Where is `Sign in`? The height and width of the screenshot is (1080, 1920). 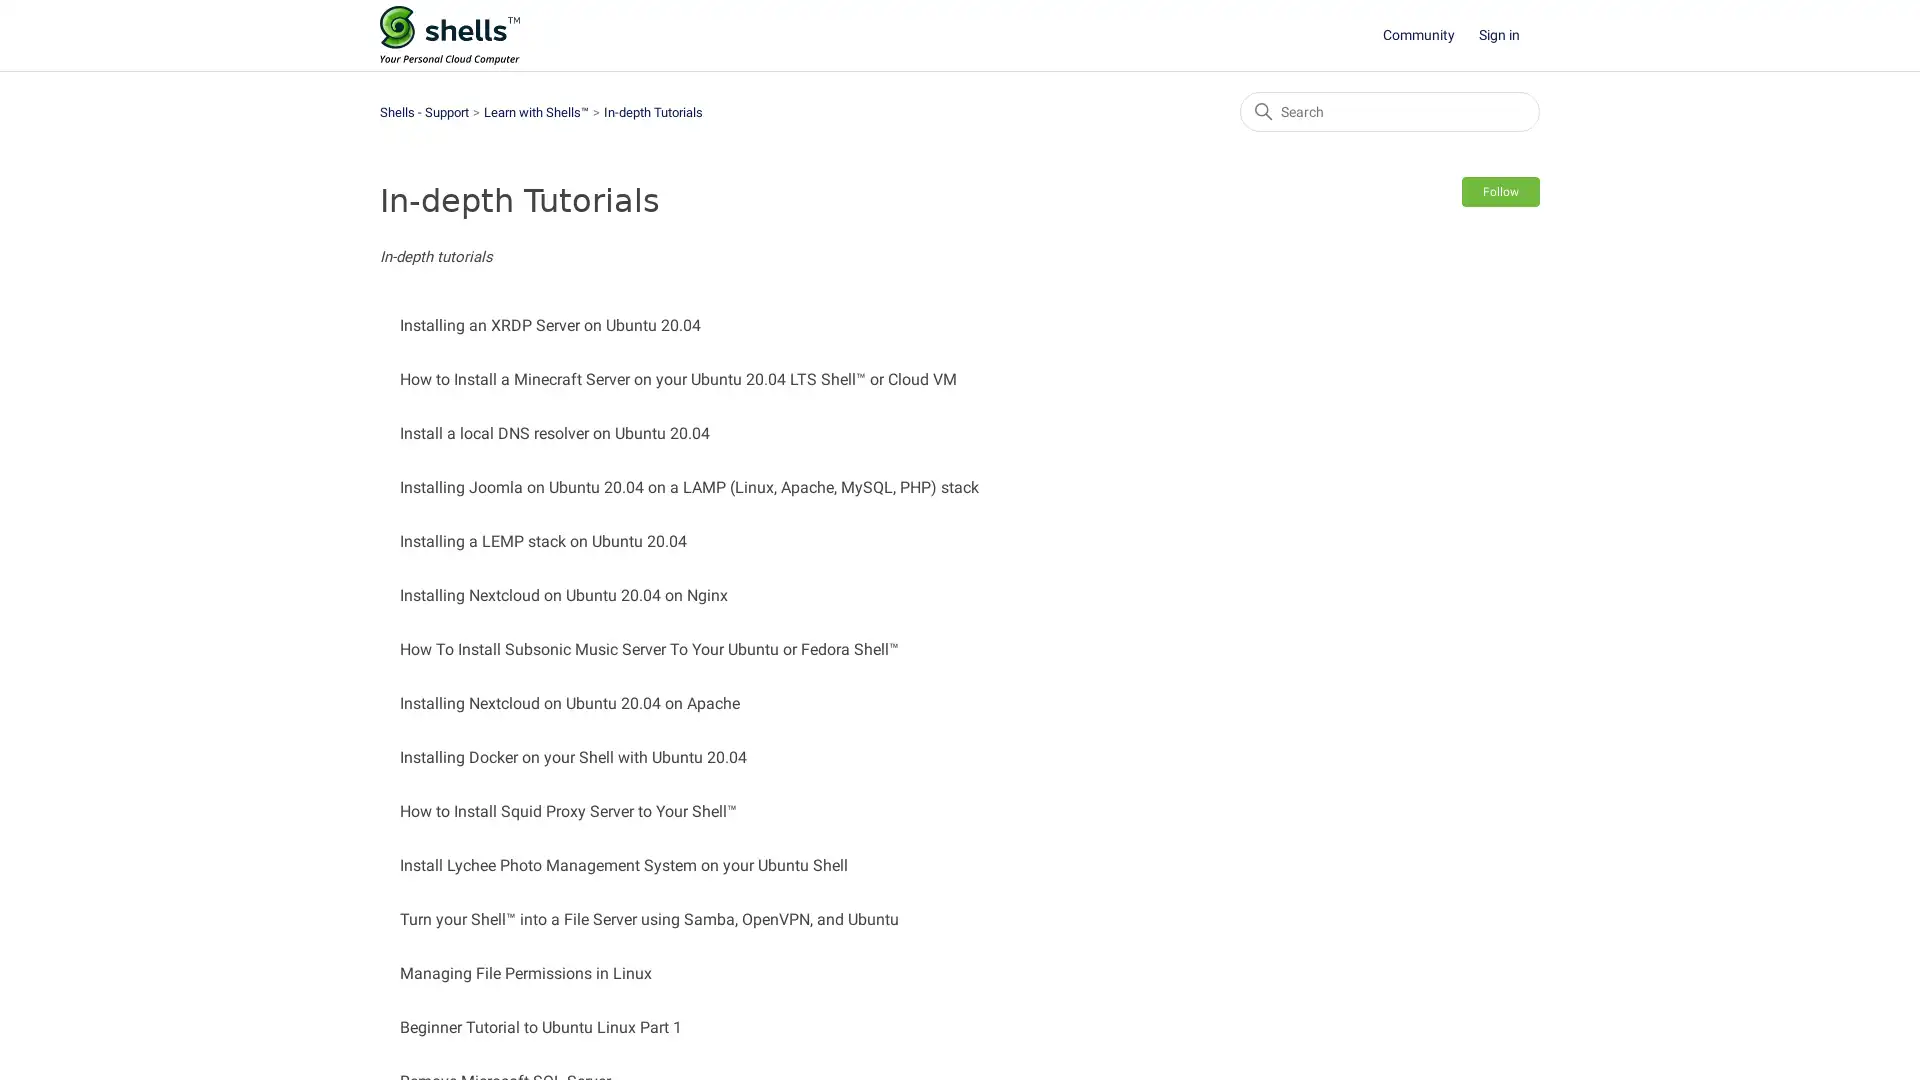
Sign in is located at coordinates (1509, 35).